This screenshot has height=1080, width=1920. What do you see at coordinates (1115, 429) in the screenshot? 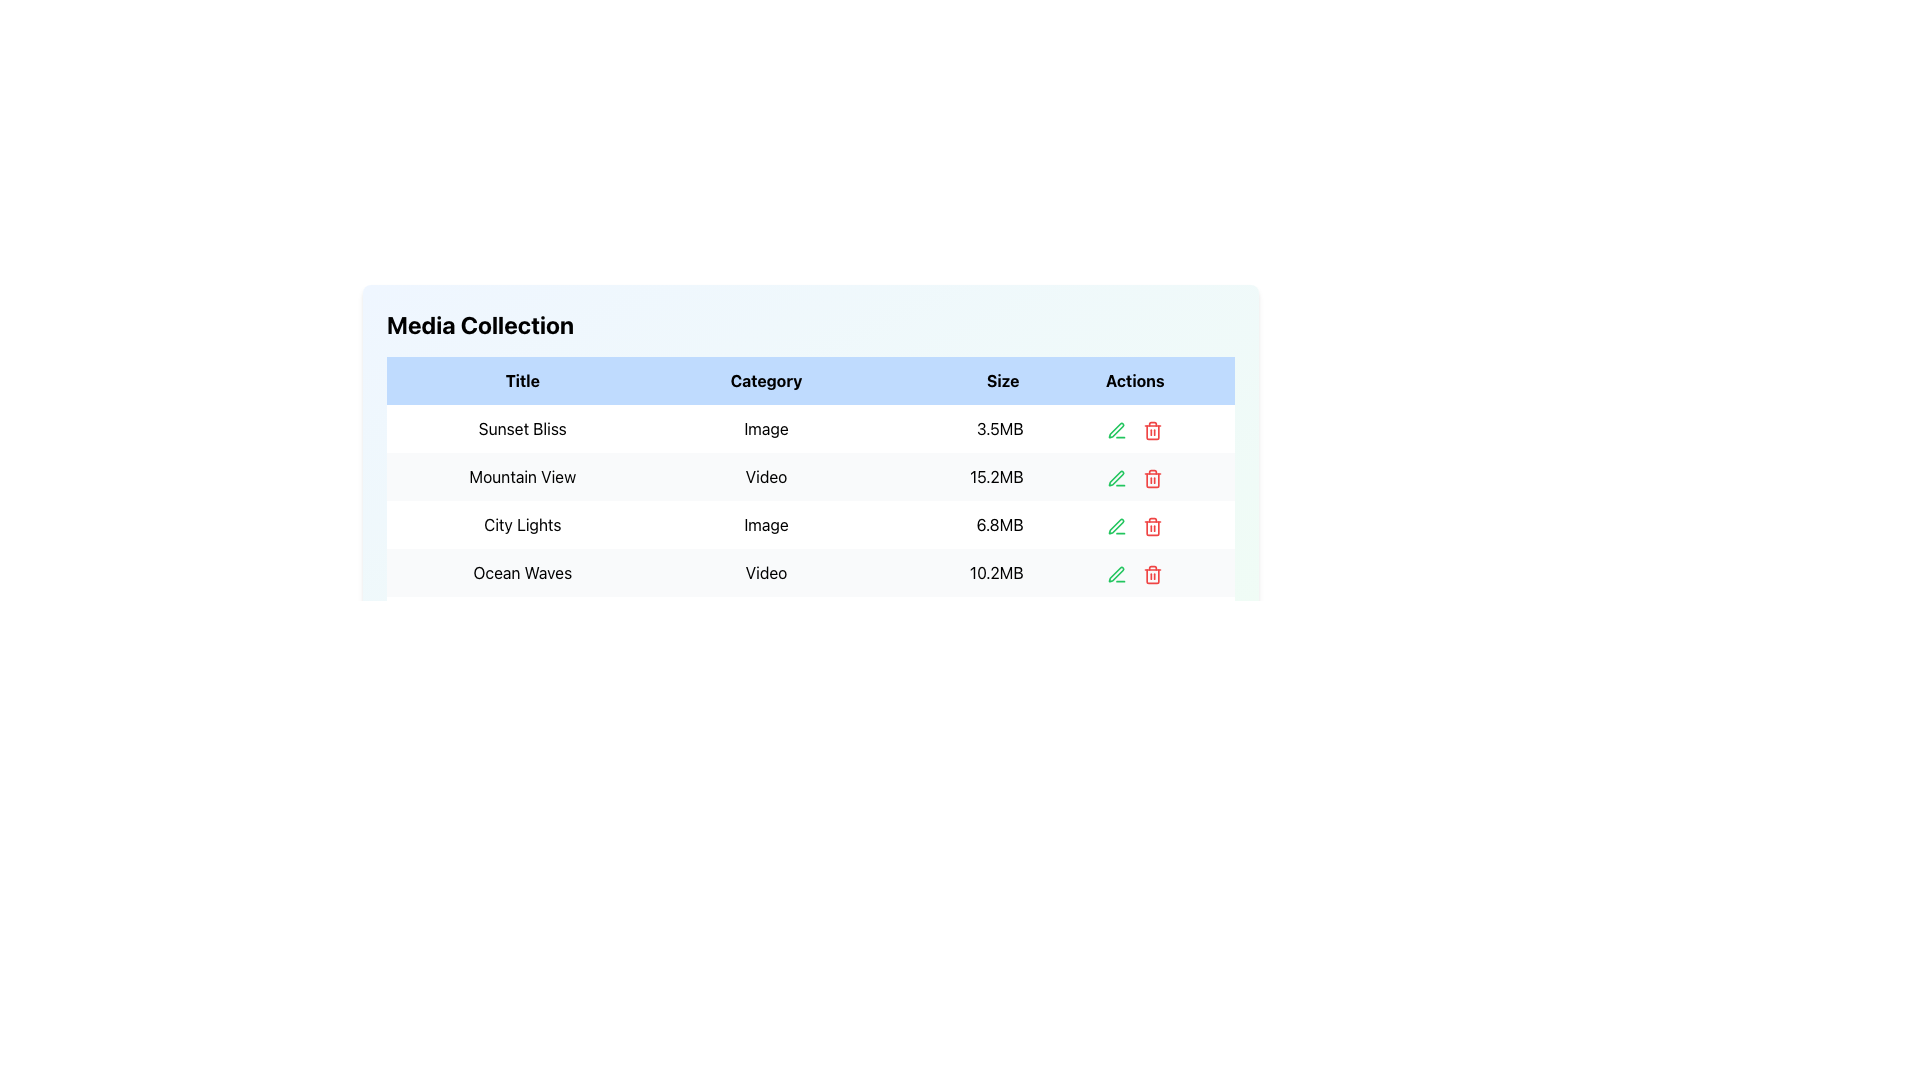
I see `the green pen icon located in the 'Actions' column of the second row of the data table to initiate editing` at bounding box center [1115, 429].